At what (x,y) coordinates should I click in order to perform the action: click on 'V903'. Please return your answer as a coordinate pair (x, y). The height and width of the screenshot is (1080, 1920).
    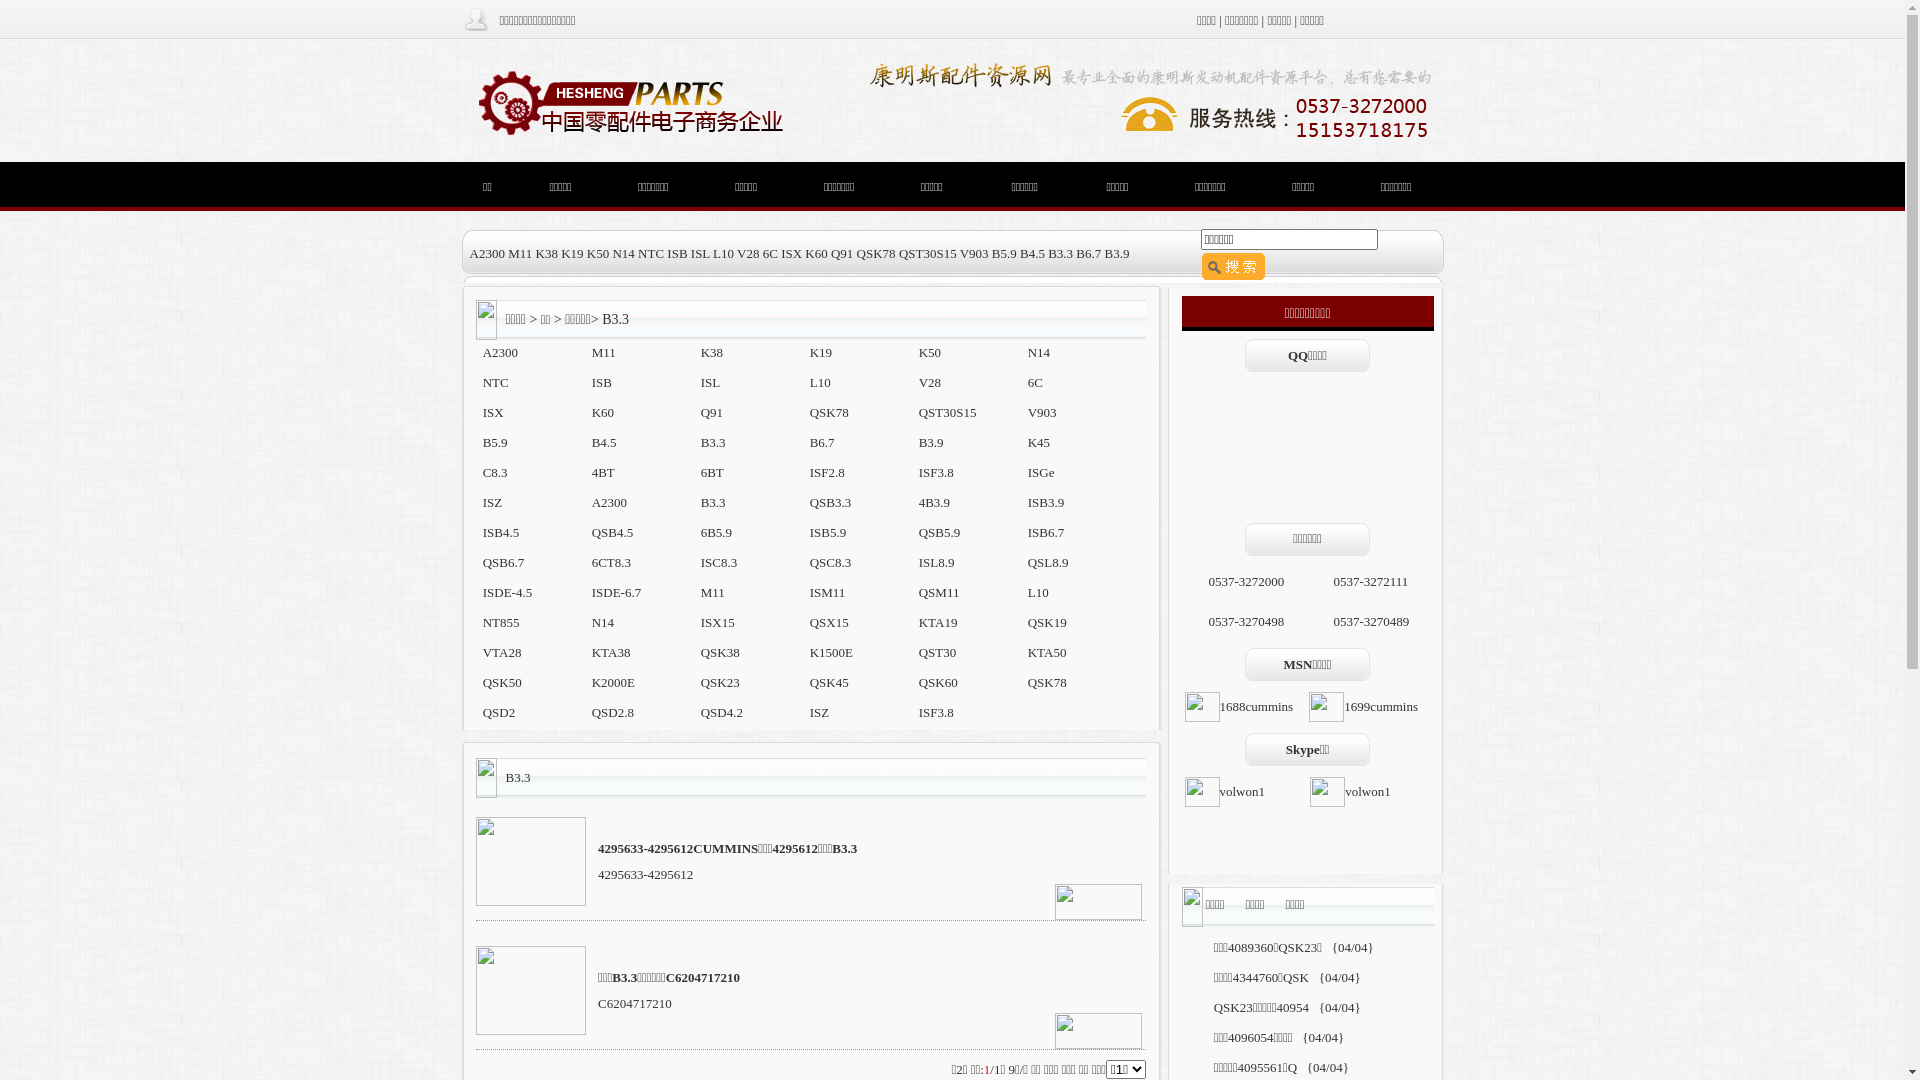
    Looking at the image, I should click on (1041, 411).